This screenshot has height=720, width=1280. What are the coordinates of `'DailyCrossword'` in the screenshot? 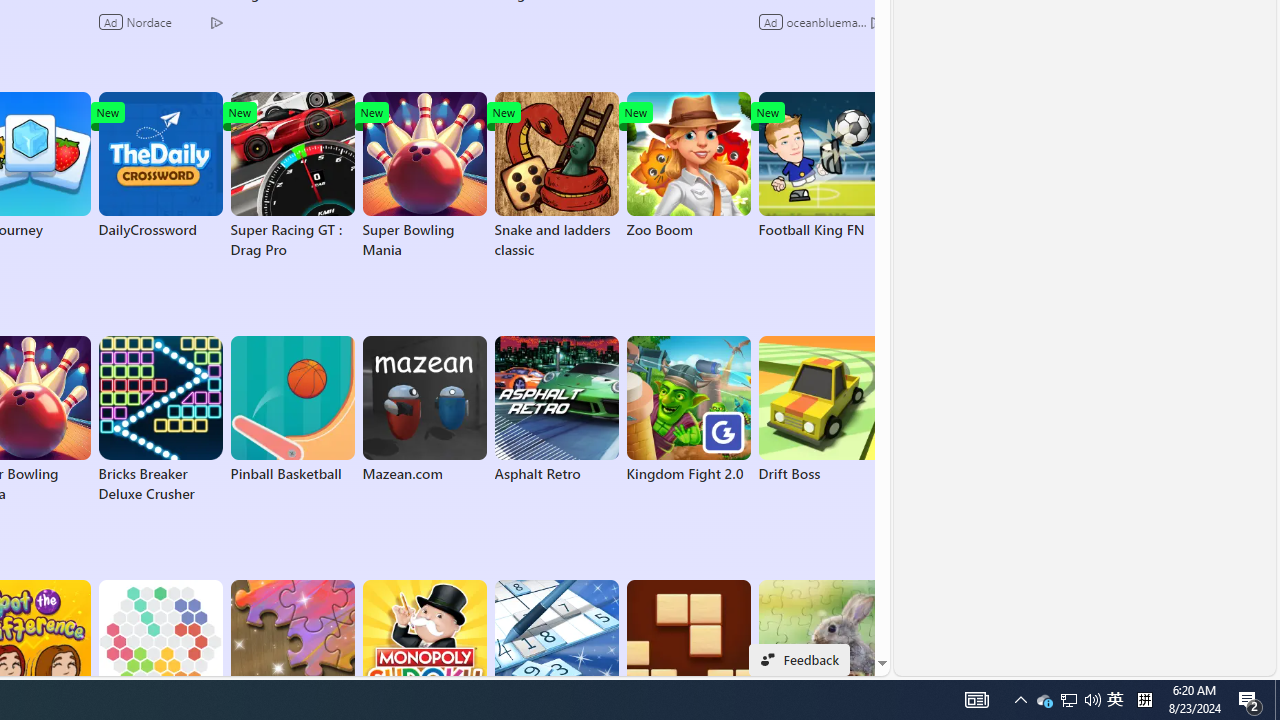 It's located at (160, 164).